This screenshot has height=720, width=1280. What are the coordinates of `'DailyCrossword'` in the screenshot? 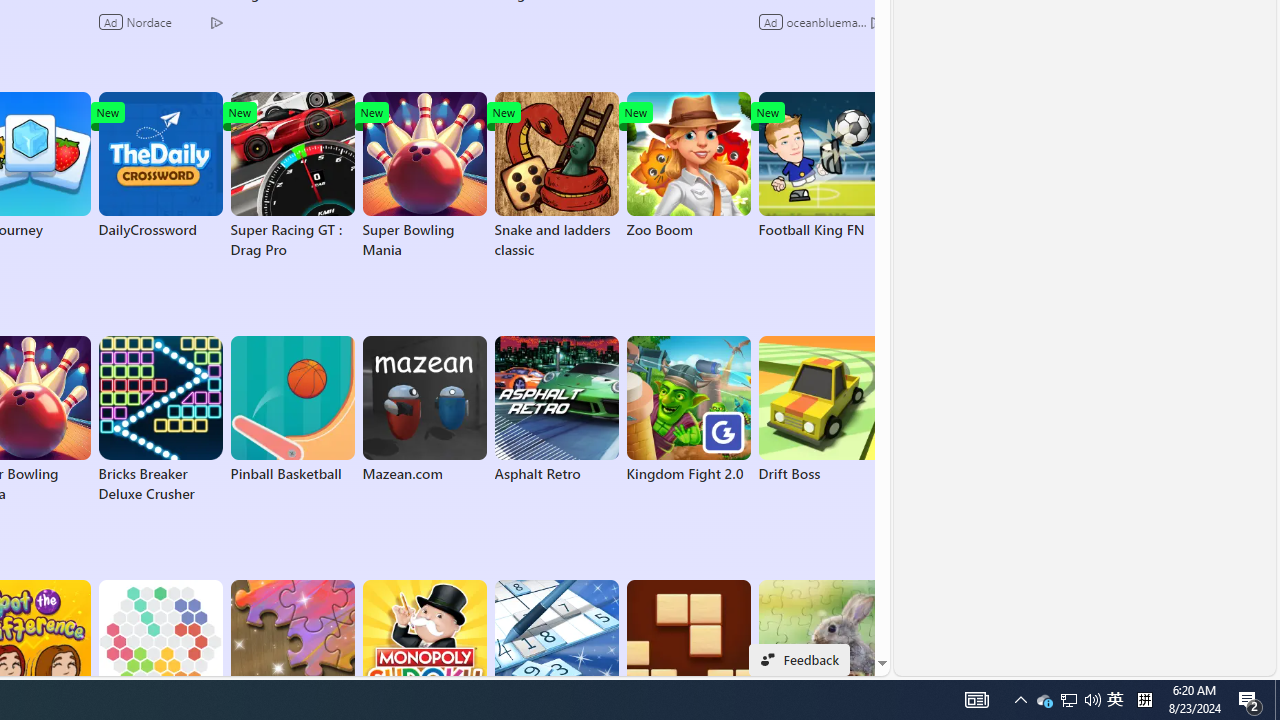 It's located at (160, 164).